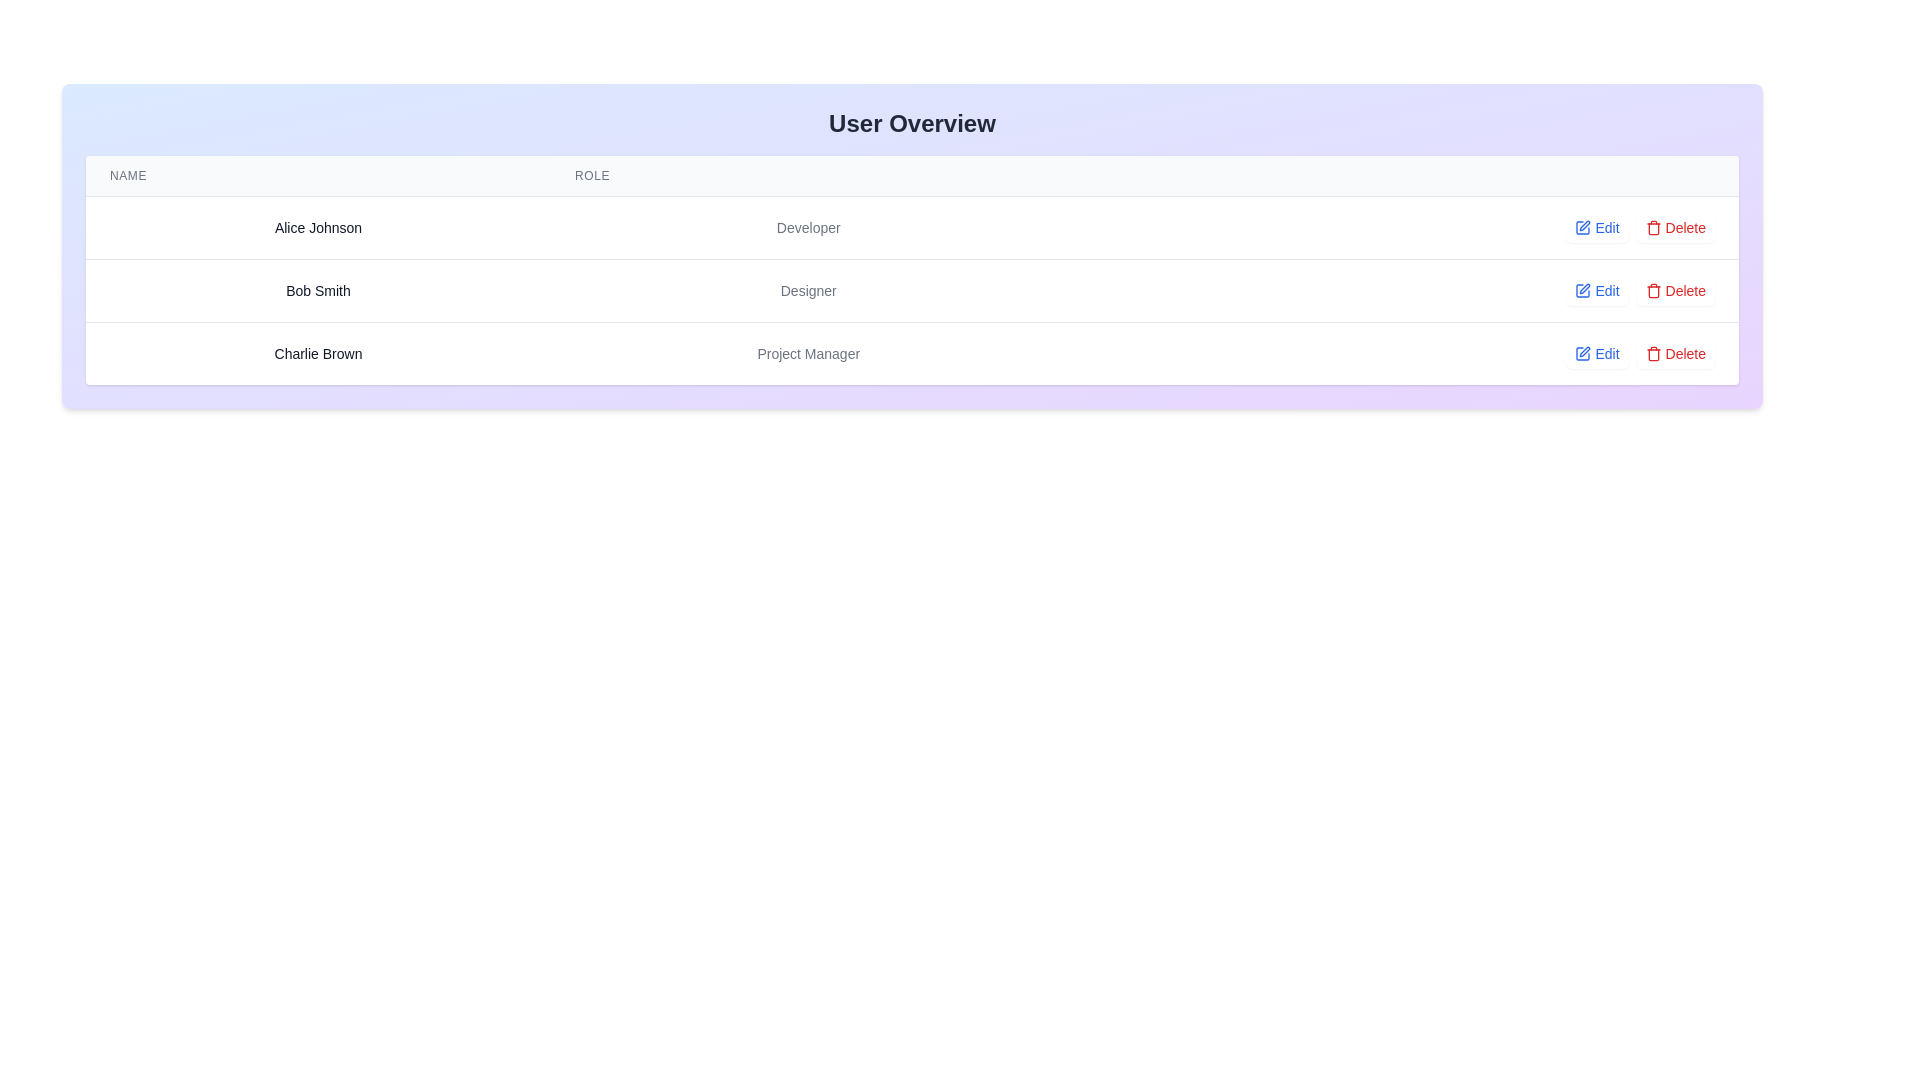 The width and height of the screenshot is (1920, 1080). What do you see at coordinates (1596, 290) in the screenshot?
I see `the 'Edit' button with blue text and a pen icon, located in the 'User Overview' table row next to the 'Delete' button` at bounding box center [1596, 290].